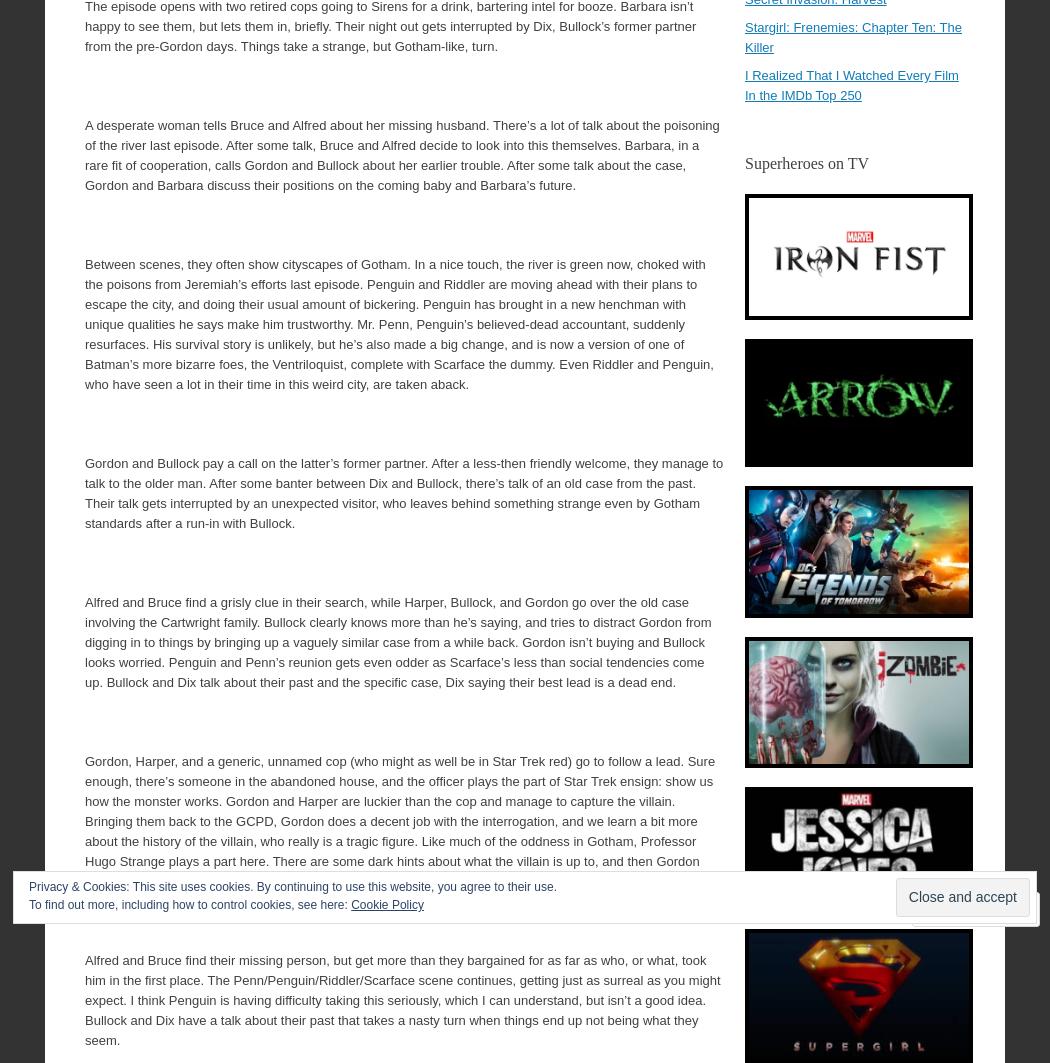 Image resolution: width=1050 pixels, height=1063 pixels. Describe the element at coordinates (400, 820) in the screenshot. I see `'Gordon, Harper, and a generic, unnamed cop (who might as well be in Star Trek red) go to follow a lead. Sure enough, there’s someone in the abandoned house, and the officer plays the part of Star Trek ensign: show us how the monster works. Gordon and Harper are luckier than the cop and manage to capture the villain. Bringing them back to the GCPD, Gordon does a decent job with the interrogation, and we learn a bit more about the history of the villain, who really is a tragic figure. Like much of the oddness in Gotham, Professor Hugo Strange plays a part here. There are some dark hints about what the villain is up to, and then Gordon leaves, not quite understanding the nature of what he’s up against here.'` at that location.